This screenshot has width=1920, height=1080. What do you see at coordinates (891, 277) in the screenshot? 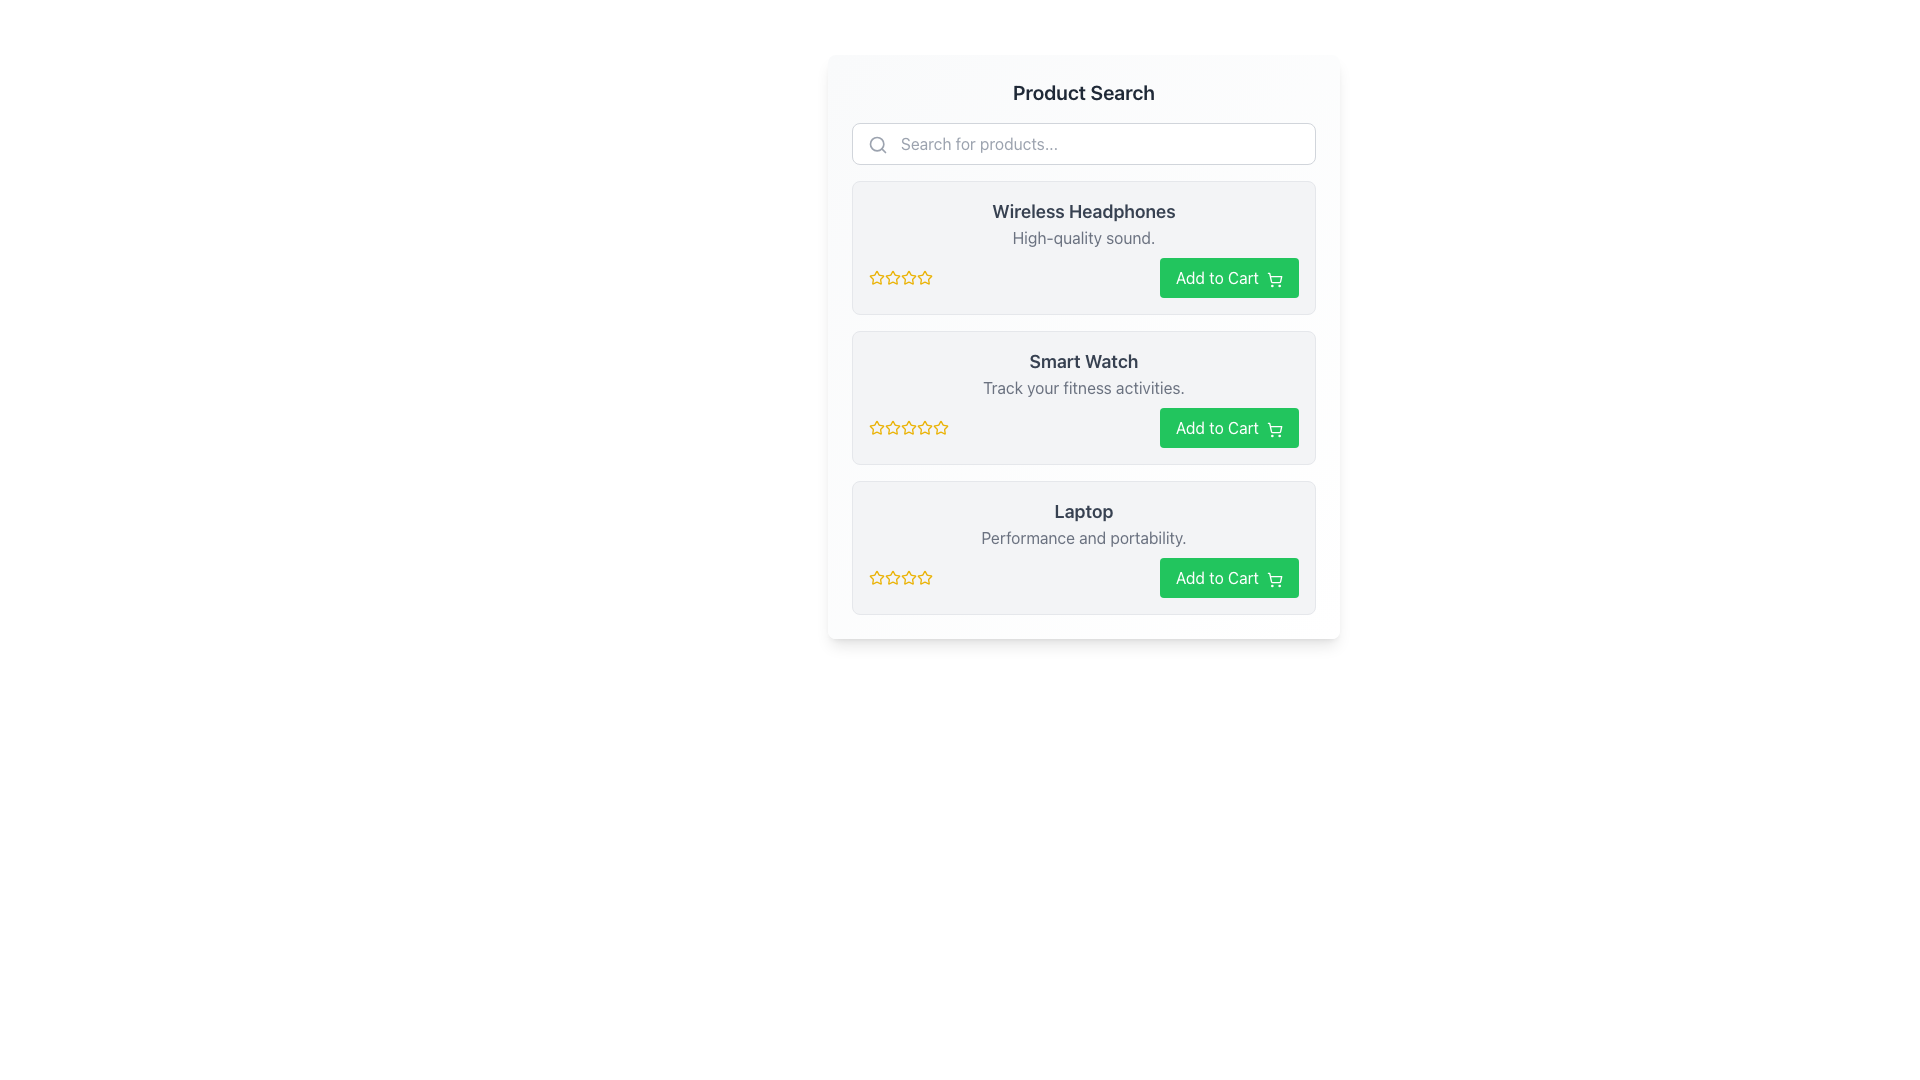
I see `the second yellow star icon in the rating system next to 'Wireless Headphones'` at bounding box center [891, 277].